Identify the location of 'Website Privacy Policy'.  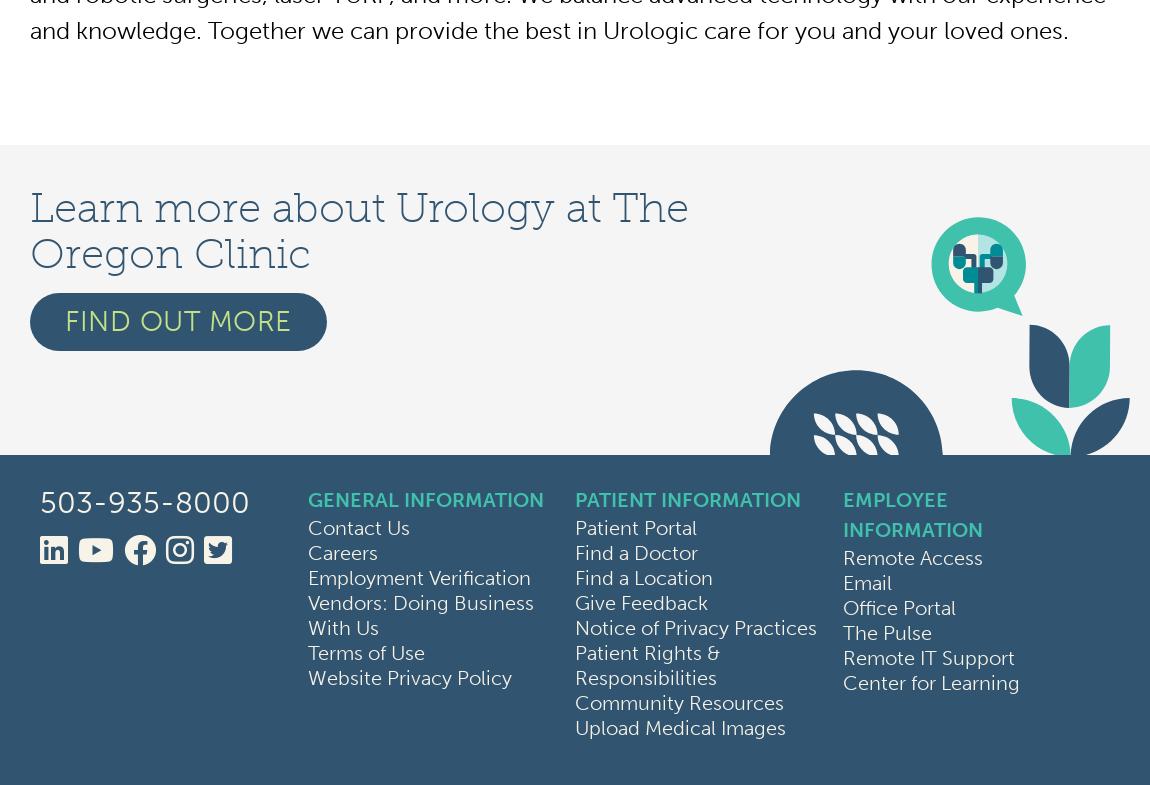
(409, 678).